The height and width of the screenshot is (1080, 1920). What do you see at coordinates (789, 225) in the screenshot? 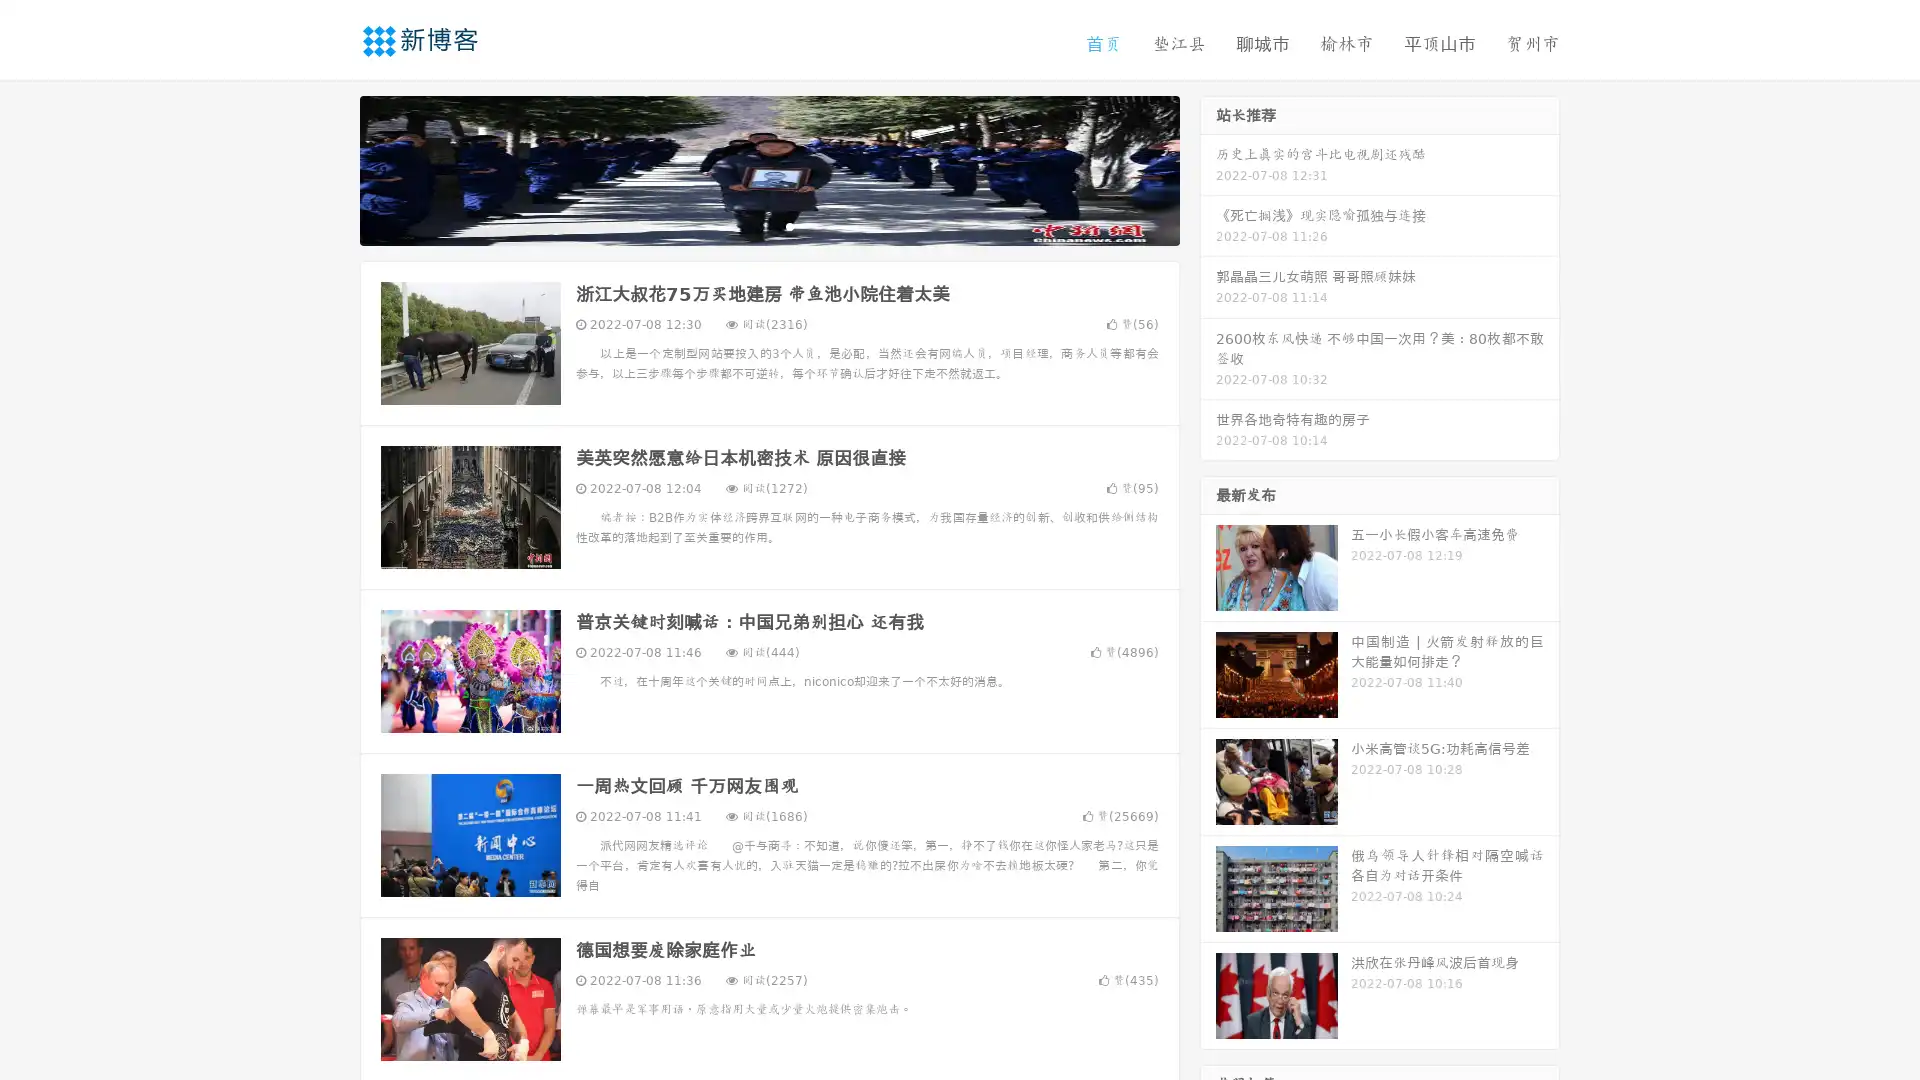
I see `Go to slide 3` at bounding box center [789, 225].